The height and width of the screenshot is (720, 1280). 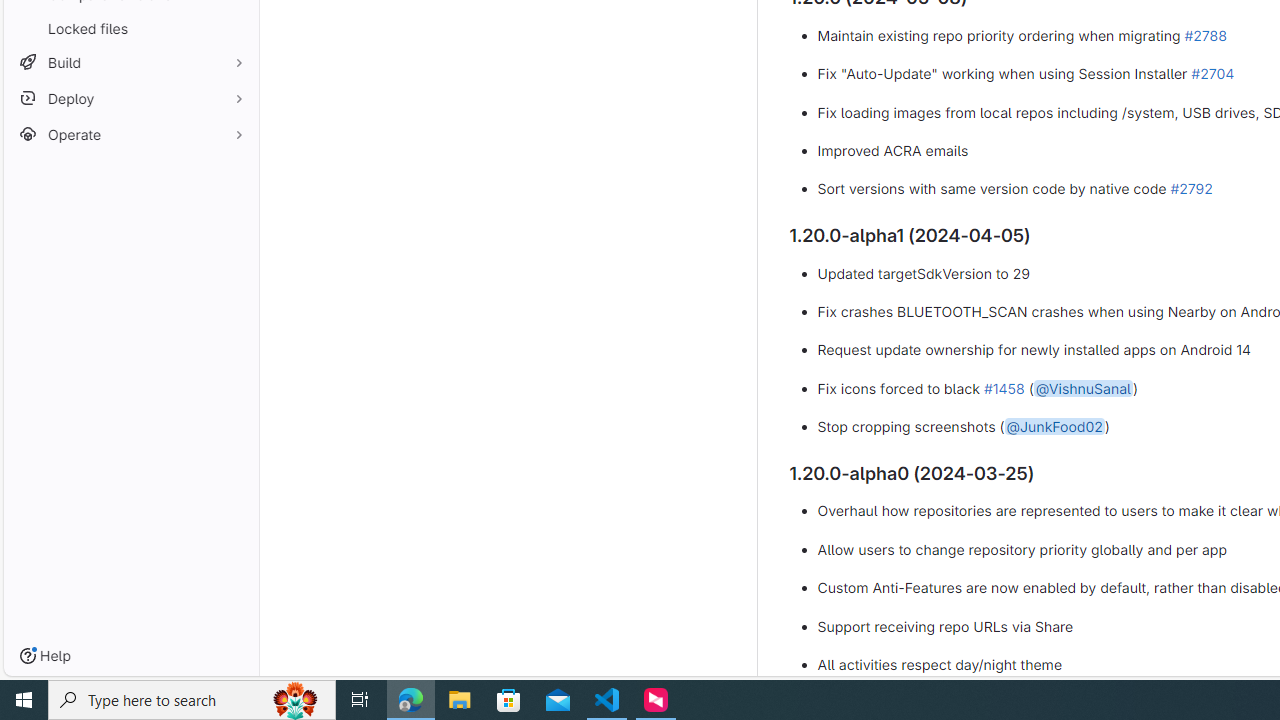 I want to click on 'Build', so click(x=130, y=61).